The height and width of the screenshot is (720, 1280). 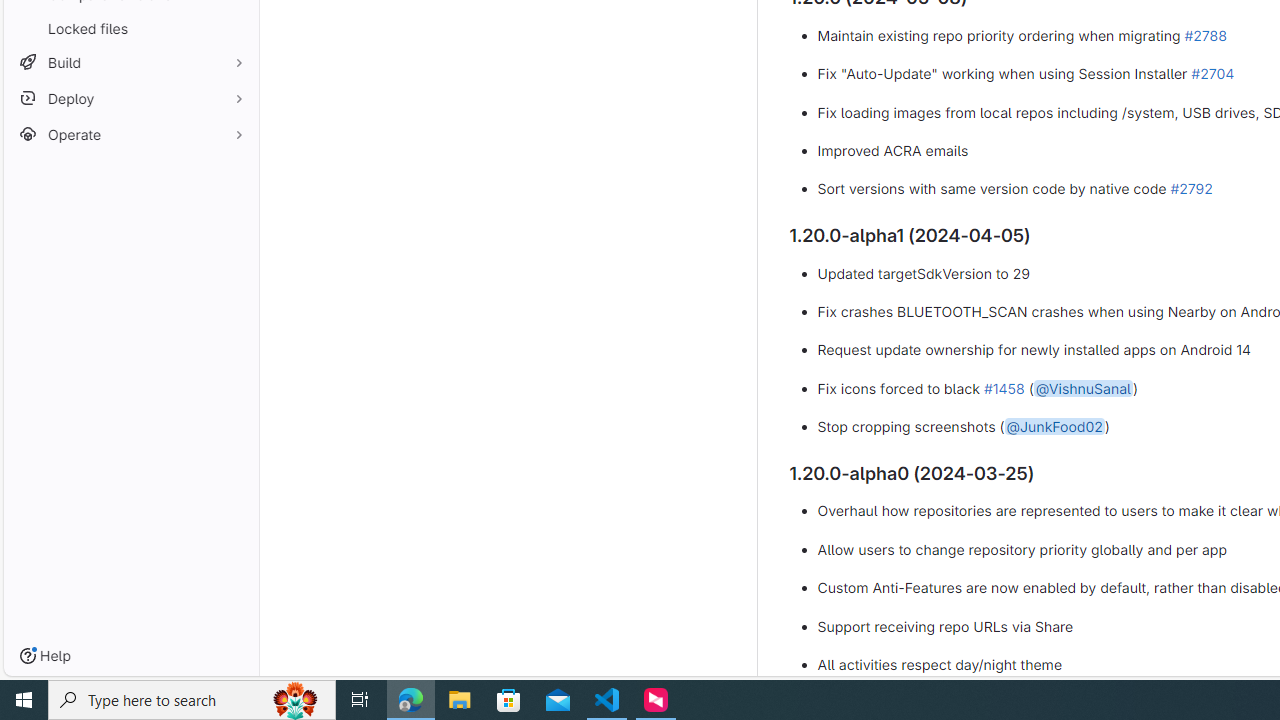 I want to click on 'Build', so click(x=130, y=61).